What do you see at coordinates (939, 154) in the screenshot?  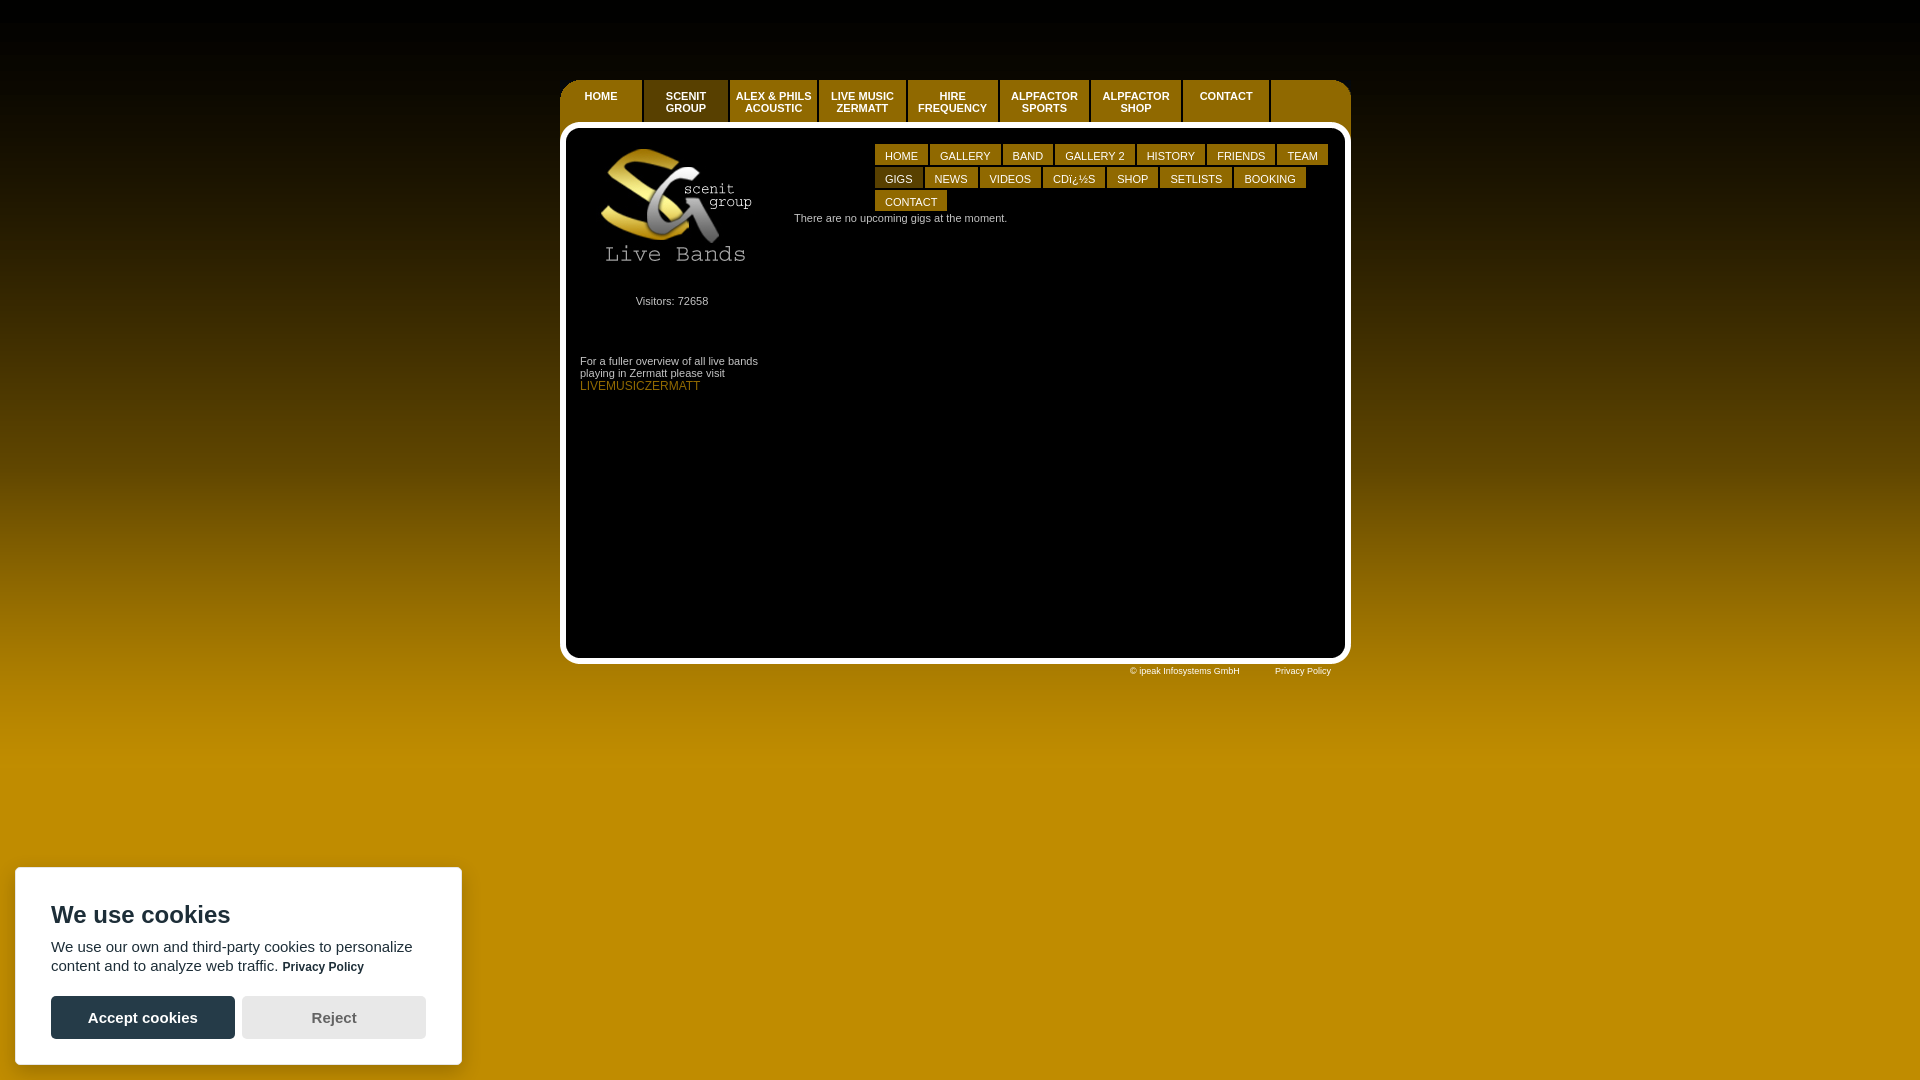 I see `'GALLERY'` at bounding box center [939, 154].